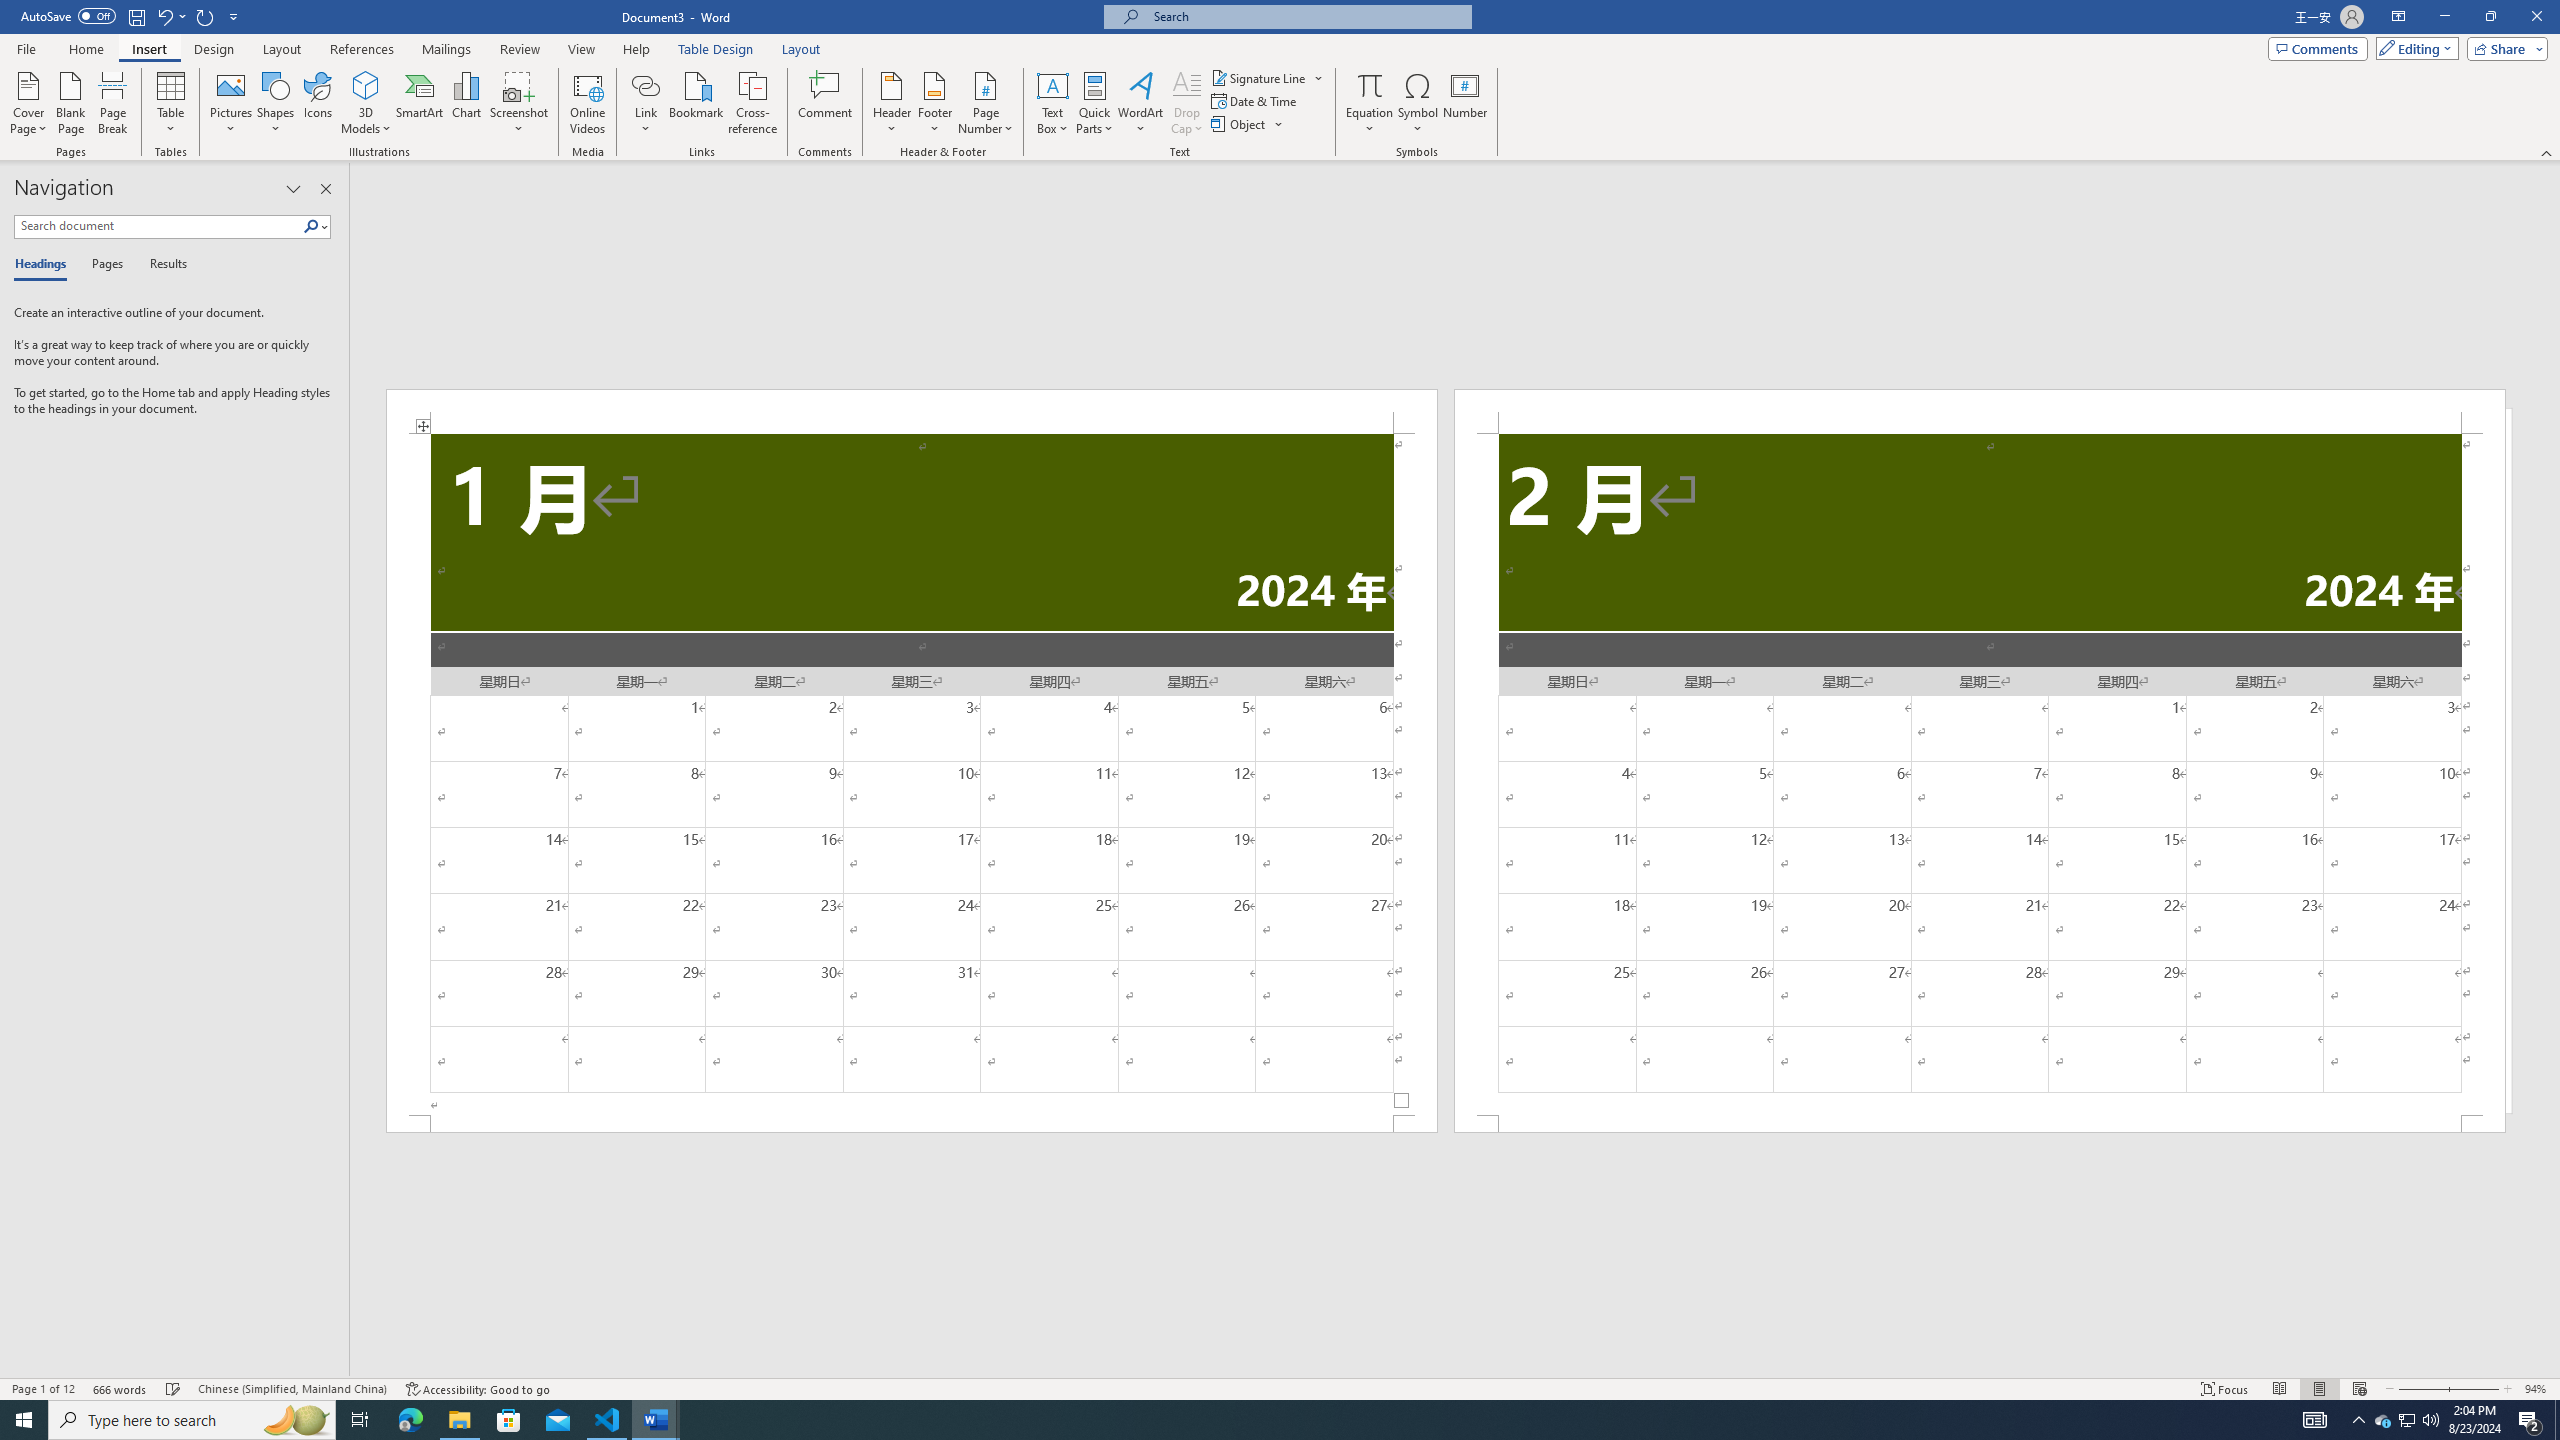 The image size is (2560, 1440). What do you see at coordinates (1980, 1122) in the screenshot?
I see `'Footer -Section 2-'` at bounding box center [1980, 1122].